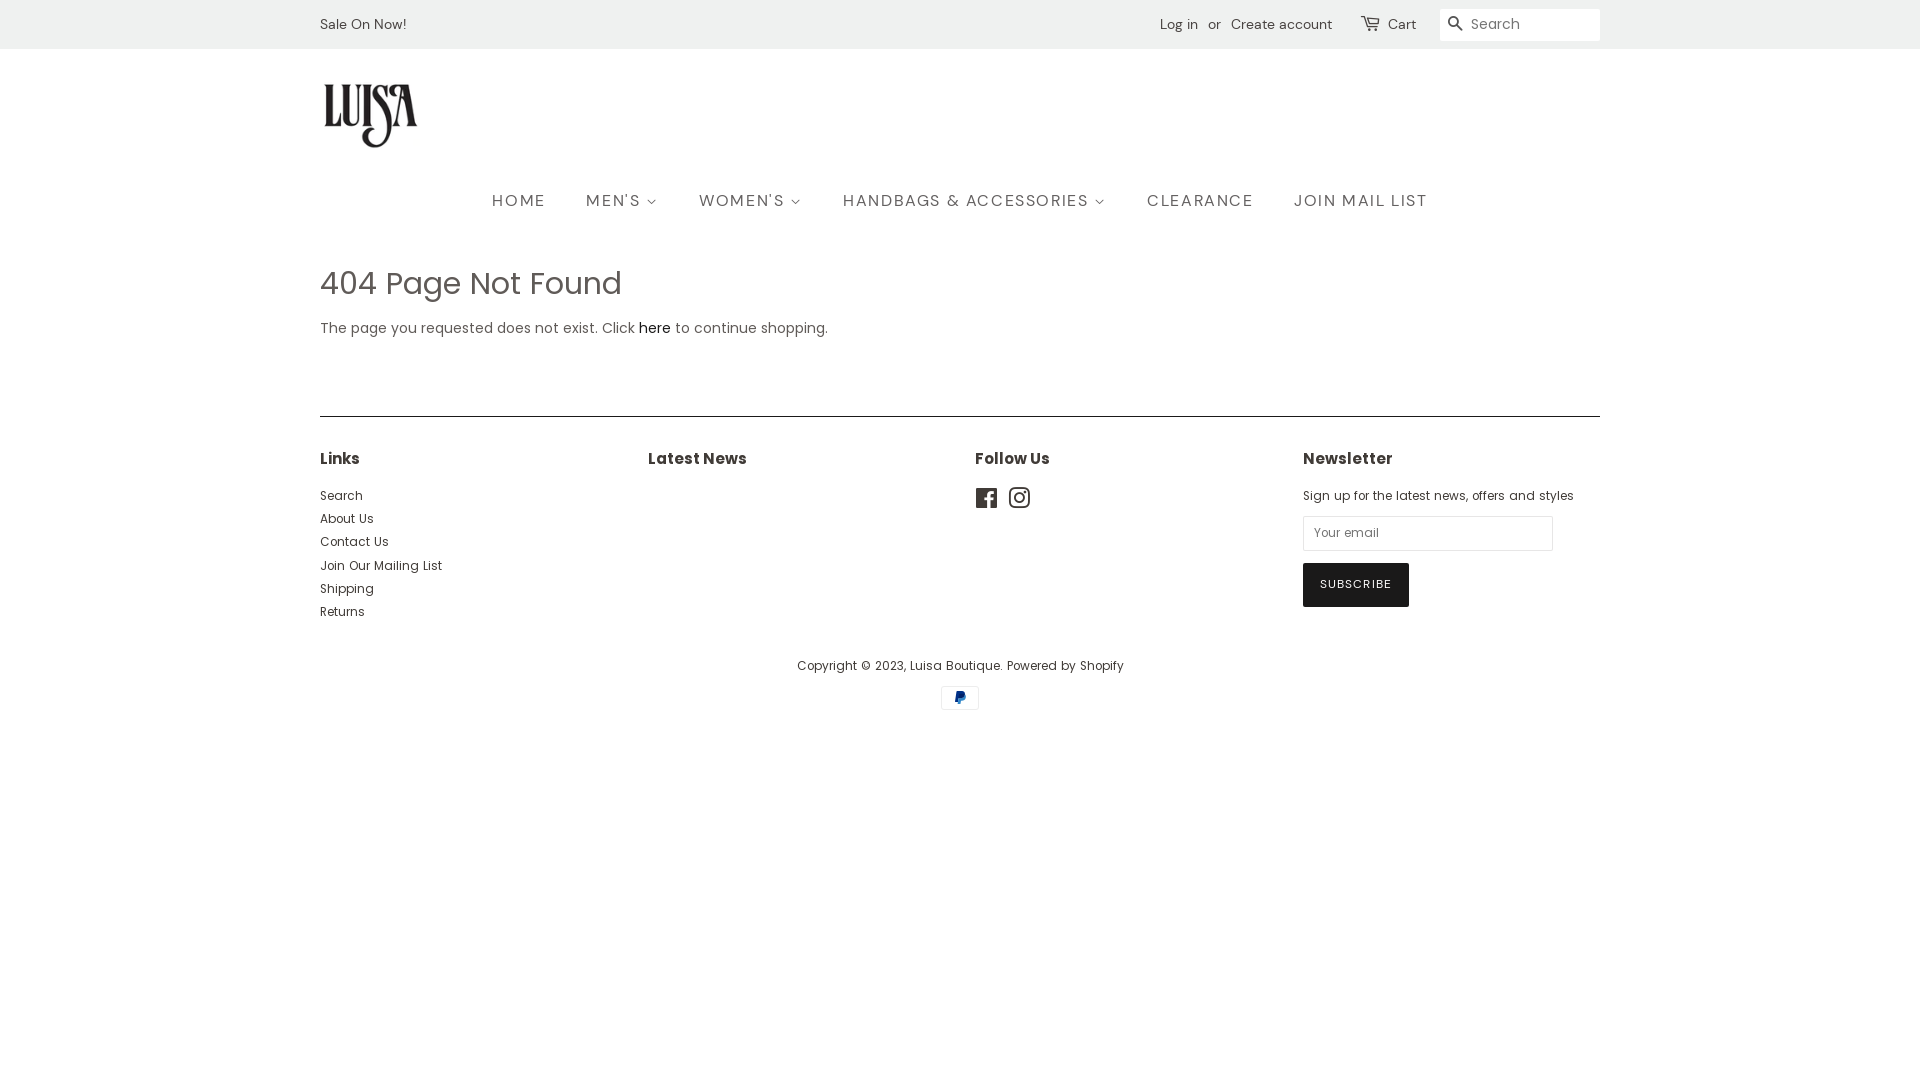  What do you see at coordinates (654, 326) in the screenshot?
I see `'here'` at bounding box center [654, 326].